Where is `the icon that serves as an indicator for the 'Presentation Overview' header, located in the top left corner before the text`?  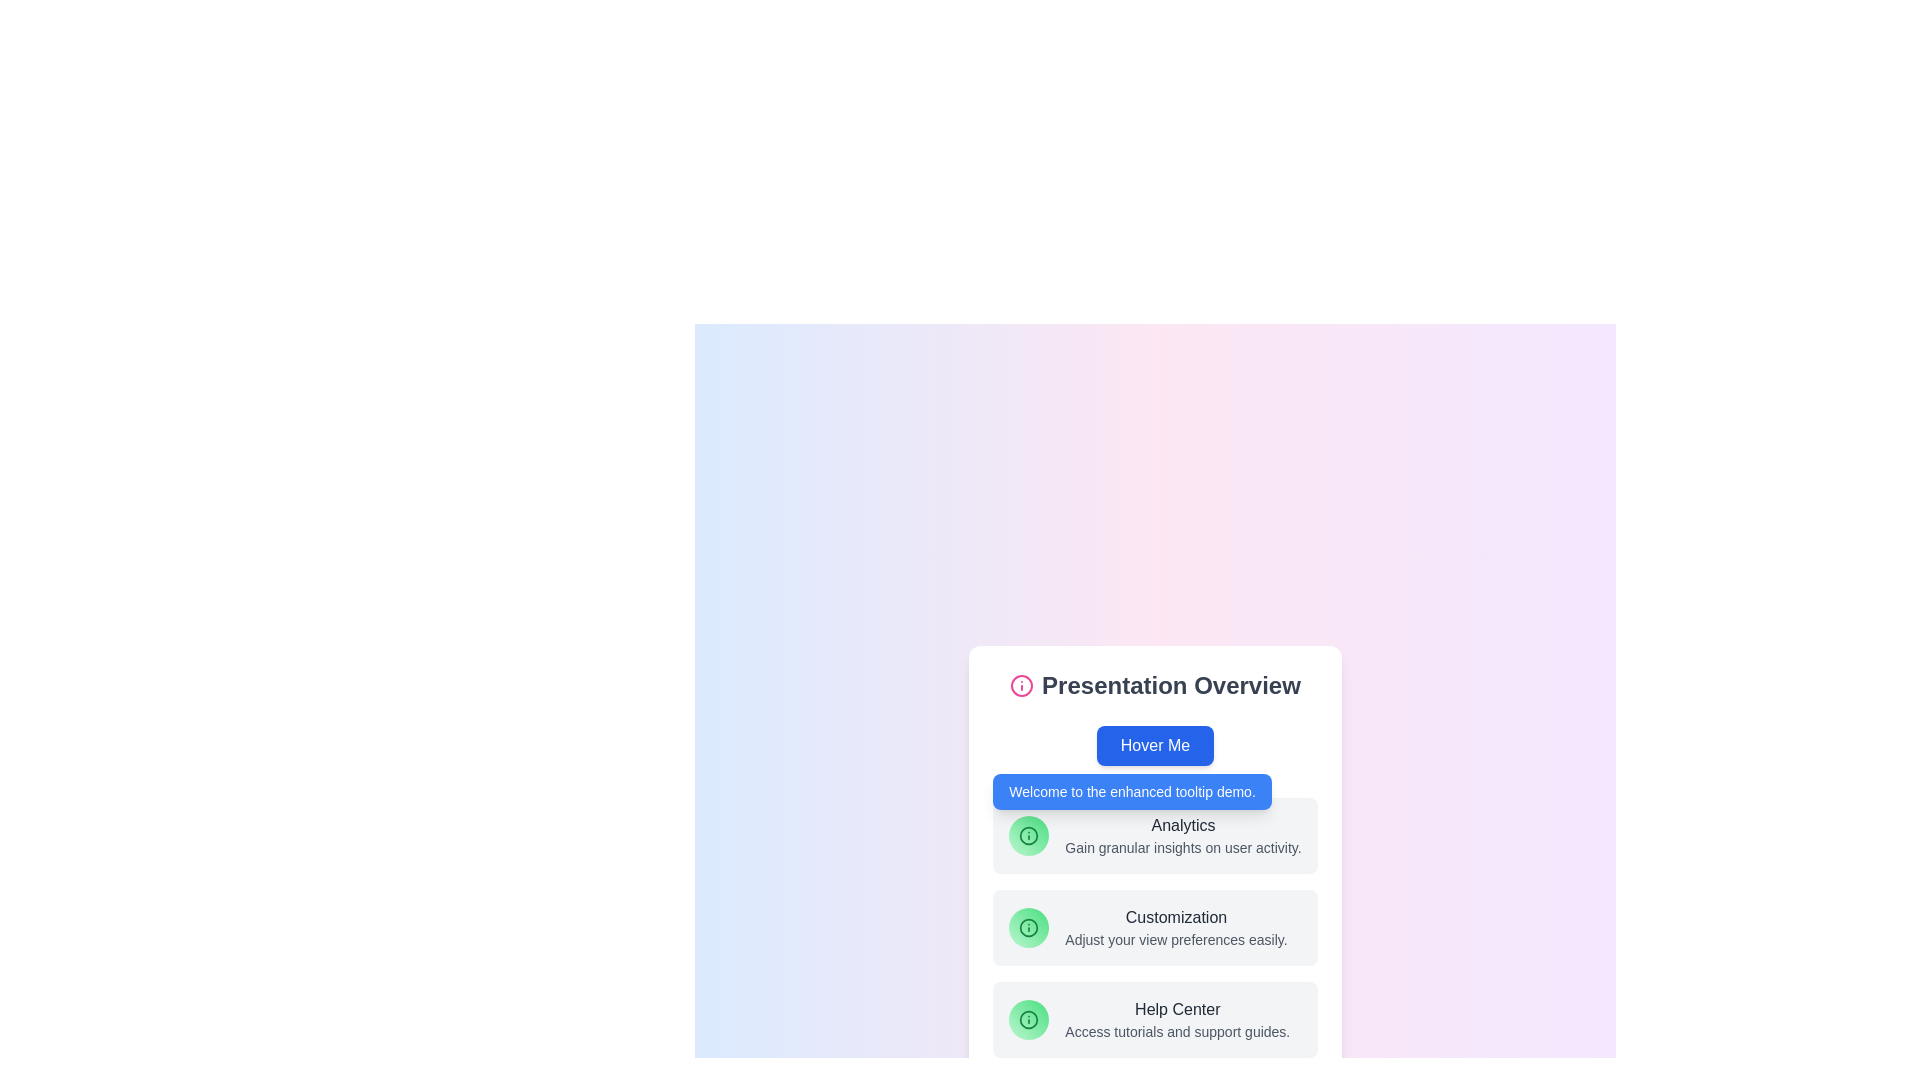 the icon that serves as an indicator for the 'Presentation Overview' header, located in the top left corner before the text is located at coordinates (1022, 685).